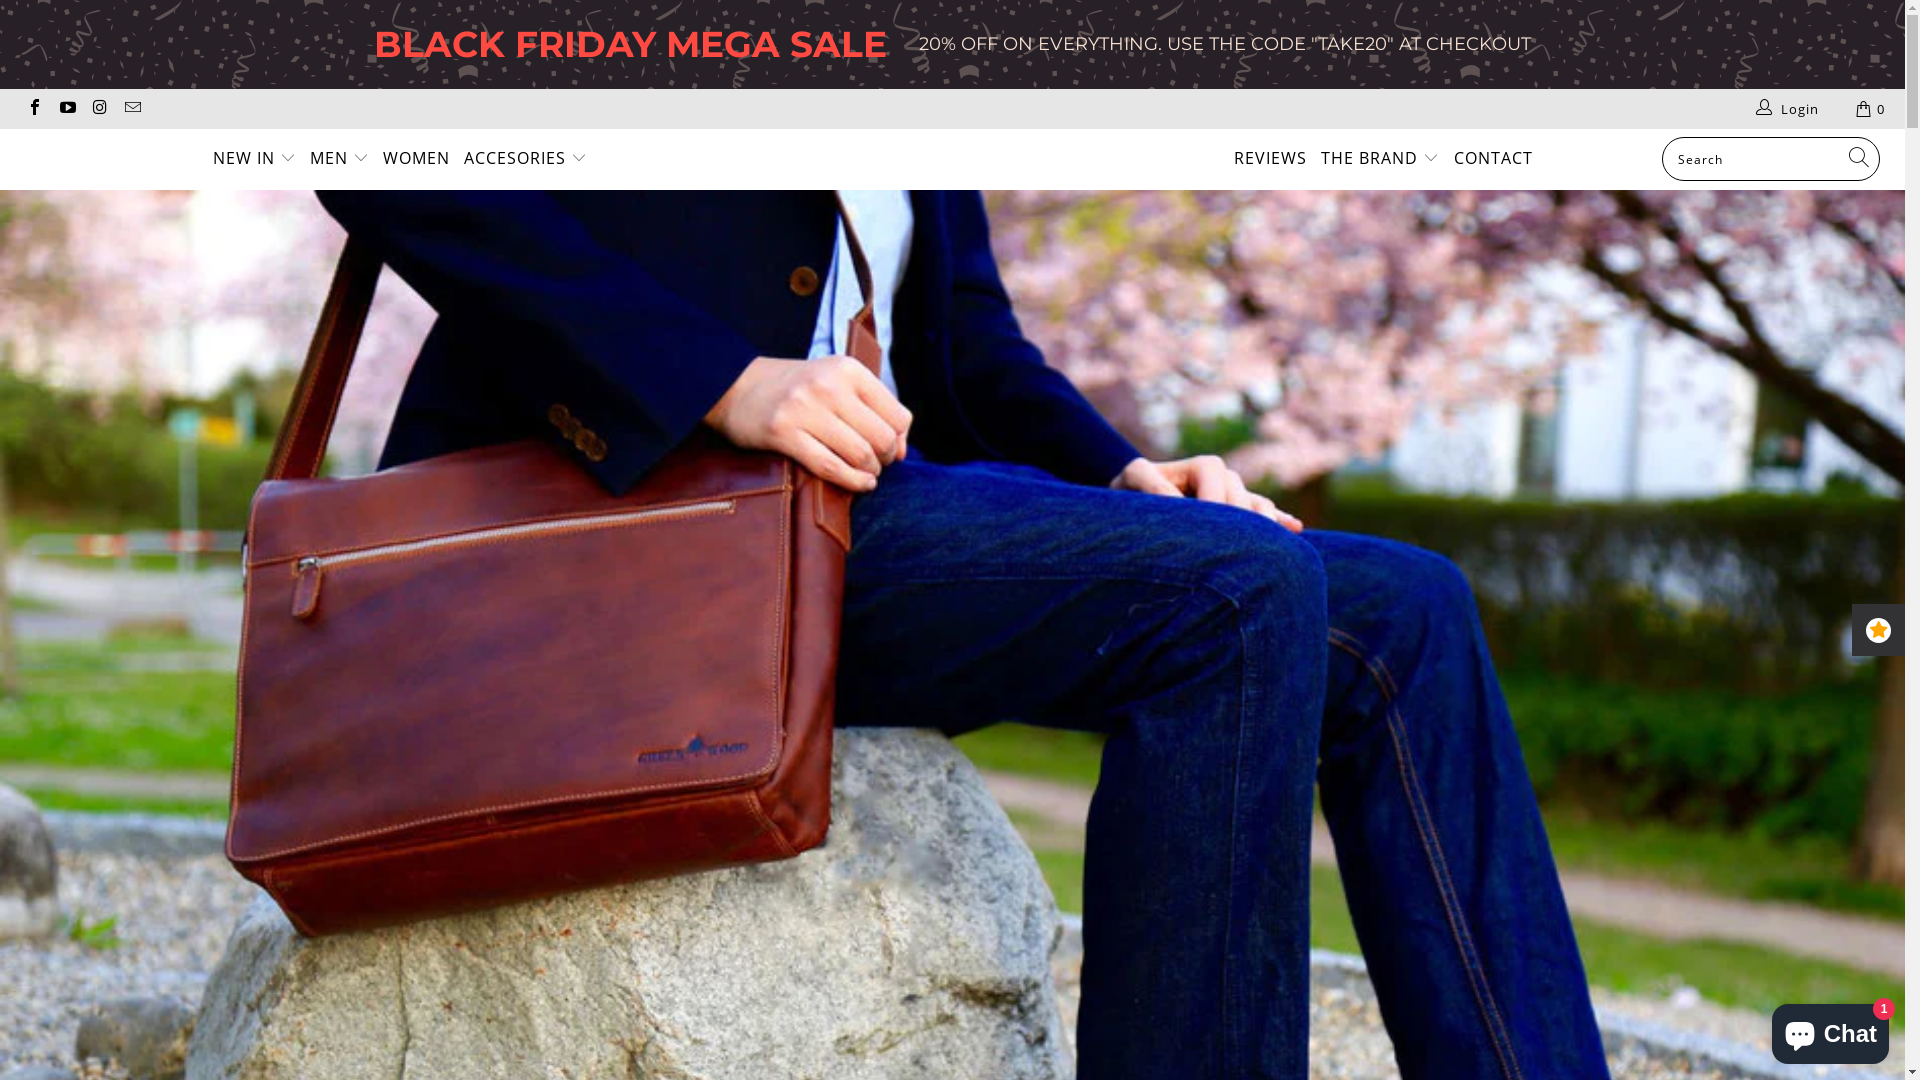 The height and width of the screenshot is (1080, 1920). What do you see at coordinates (1871, 108) in the screenshot?
I see `'0'` at bounding box center [1871, 108].